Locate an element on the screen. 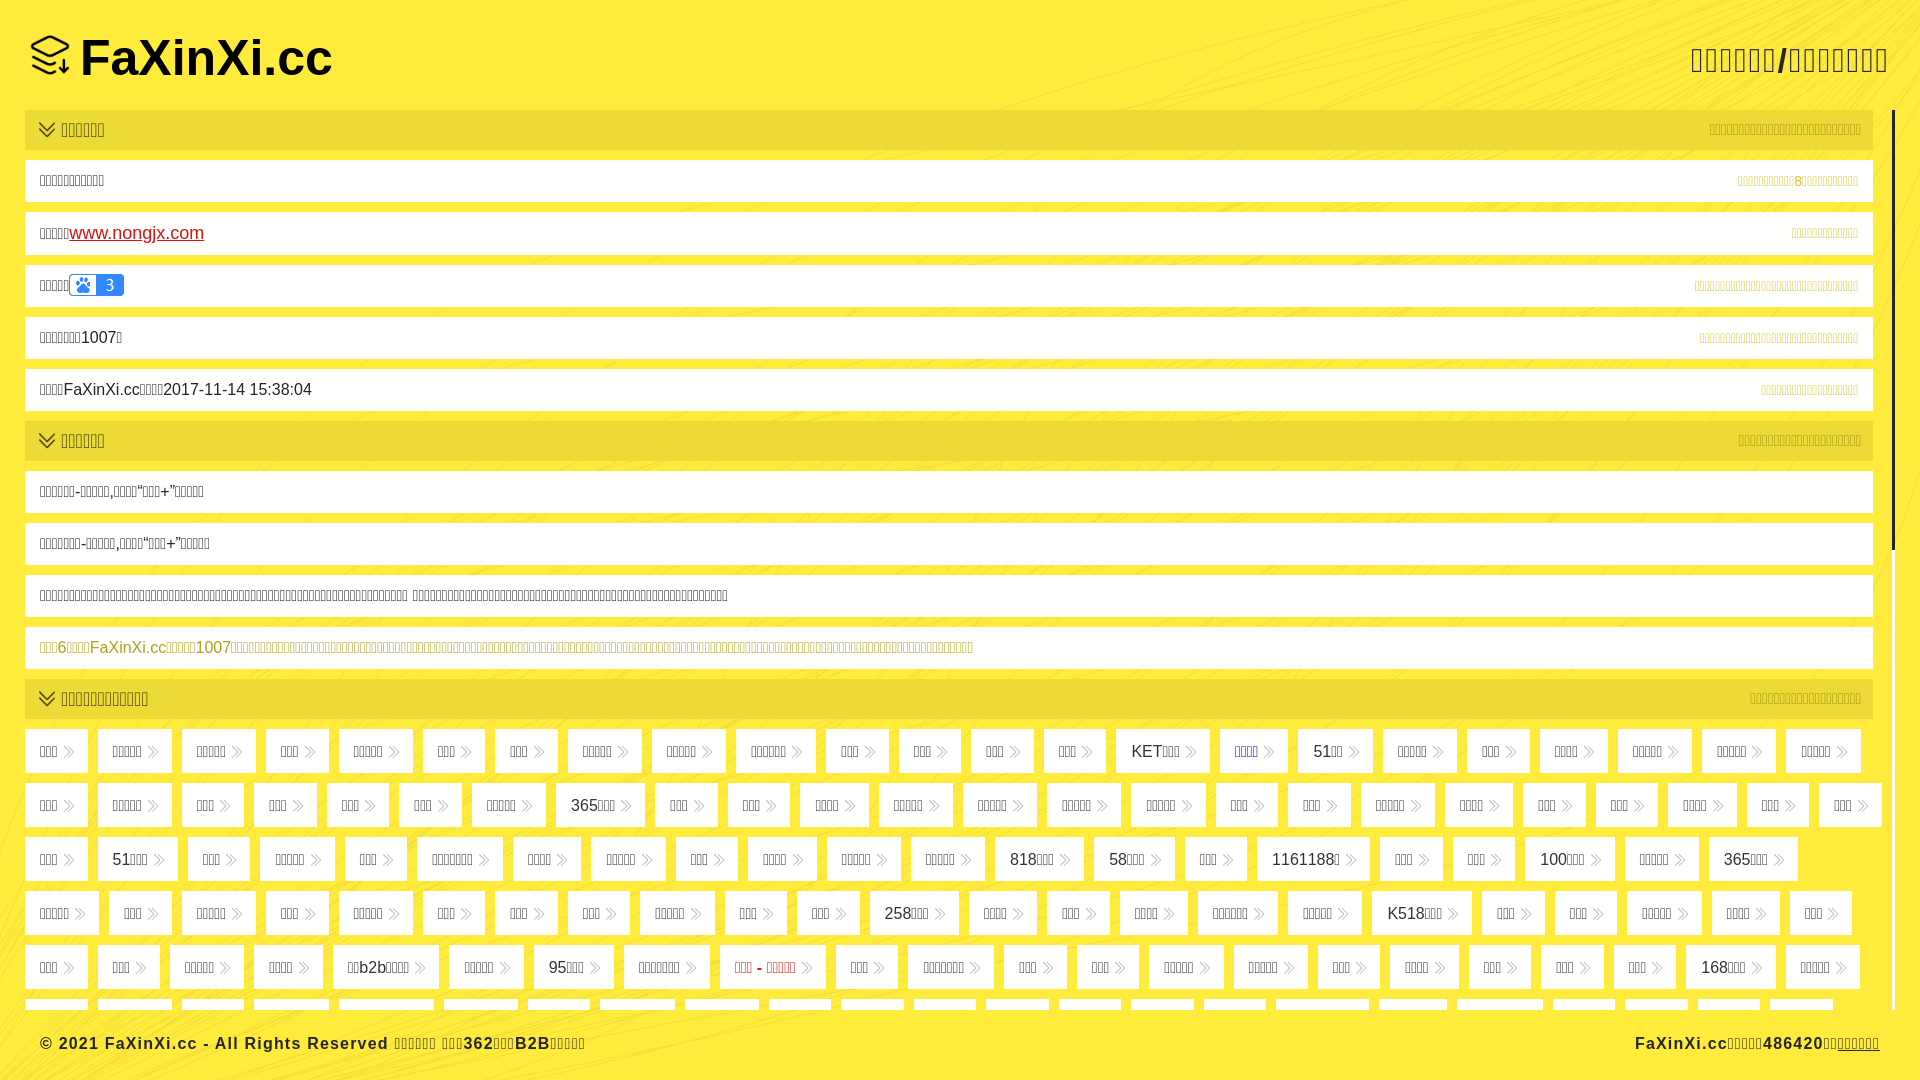 The width and height of the screenshot is (1920, 1080). 'FaXinXi.cc' is located at coordinates (181, 56).